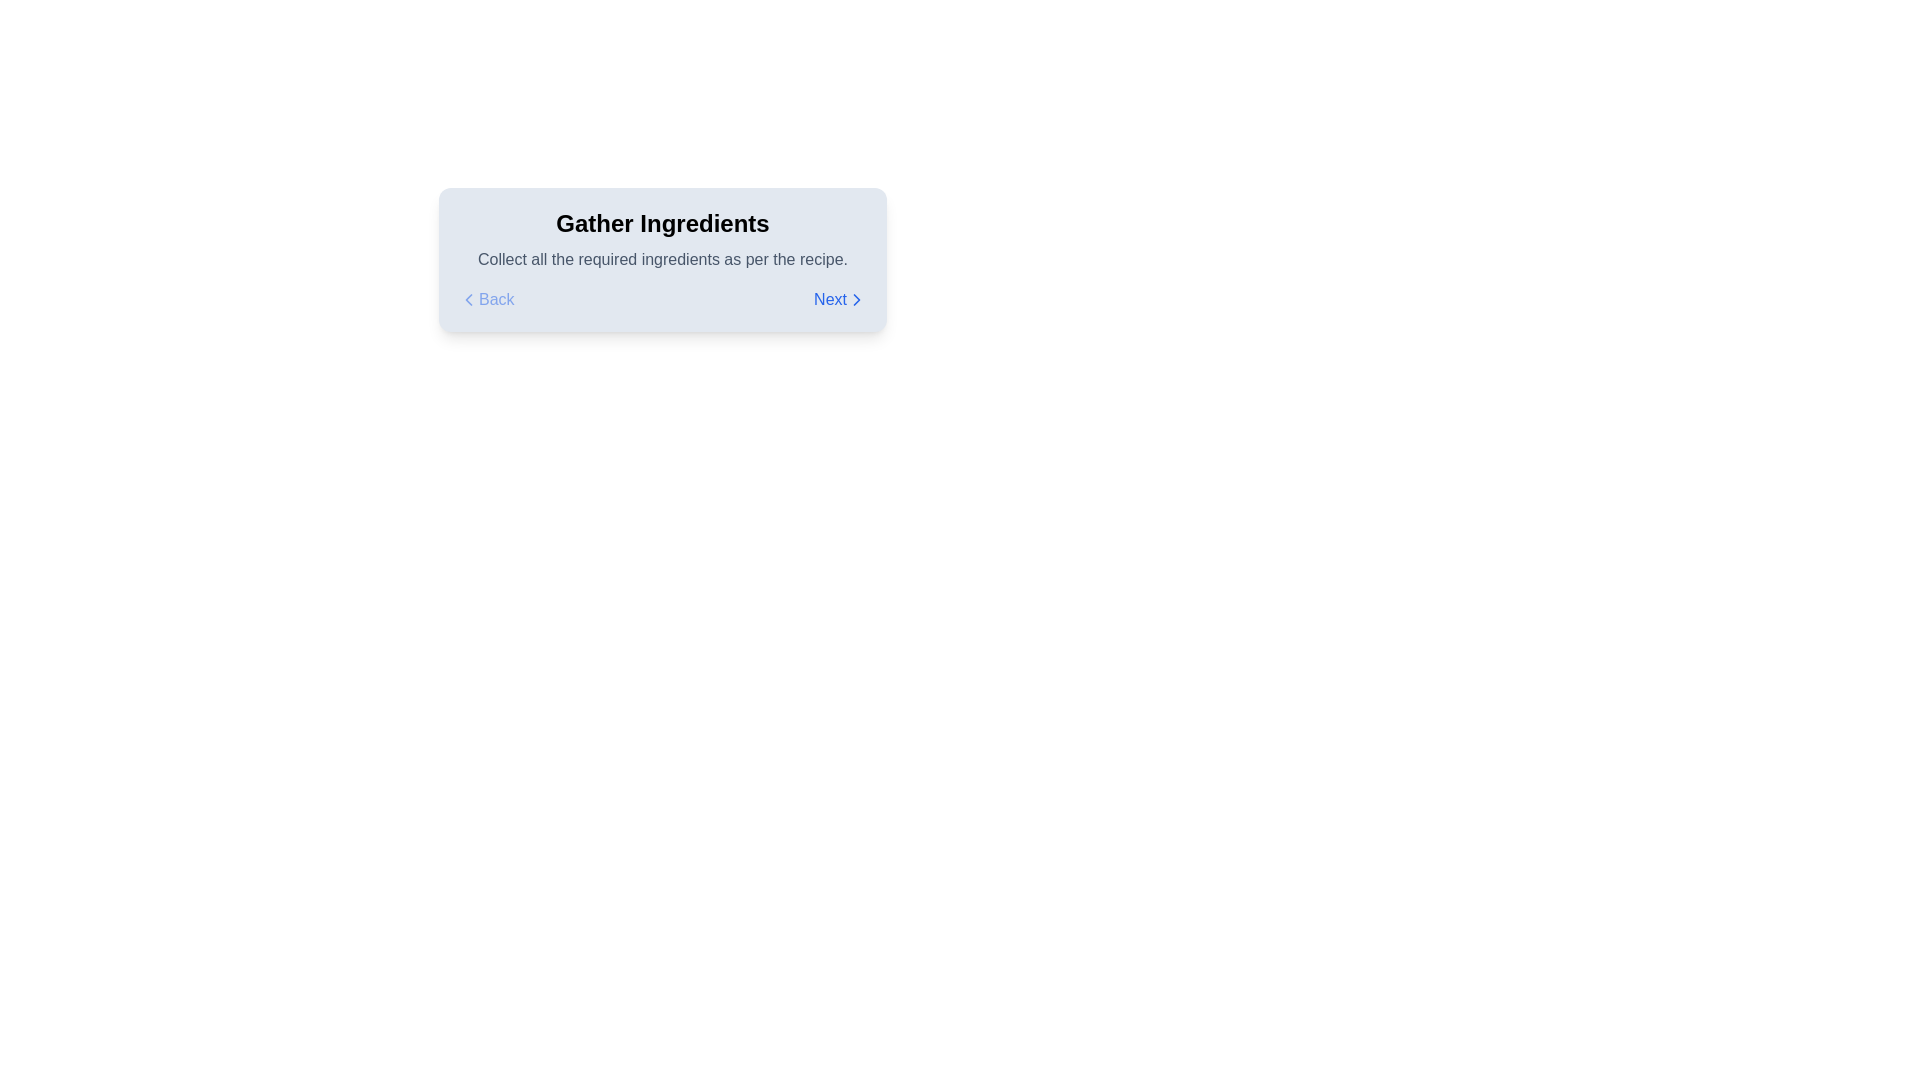  I want to click on the left-pointing chevron icon adjacent to the 'Back' text label, so click(468, 300).